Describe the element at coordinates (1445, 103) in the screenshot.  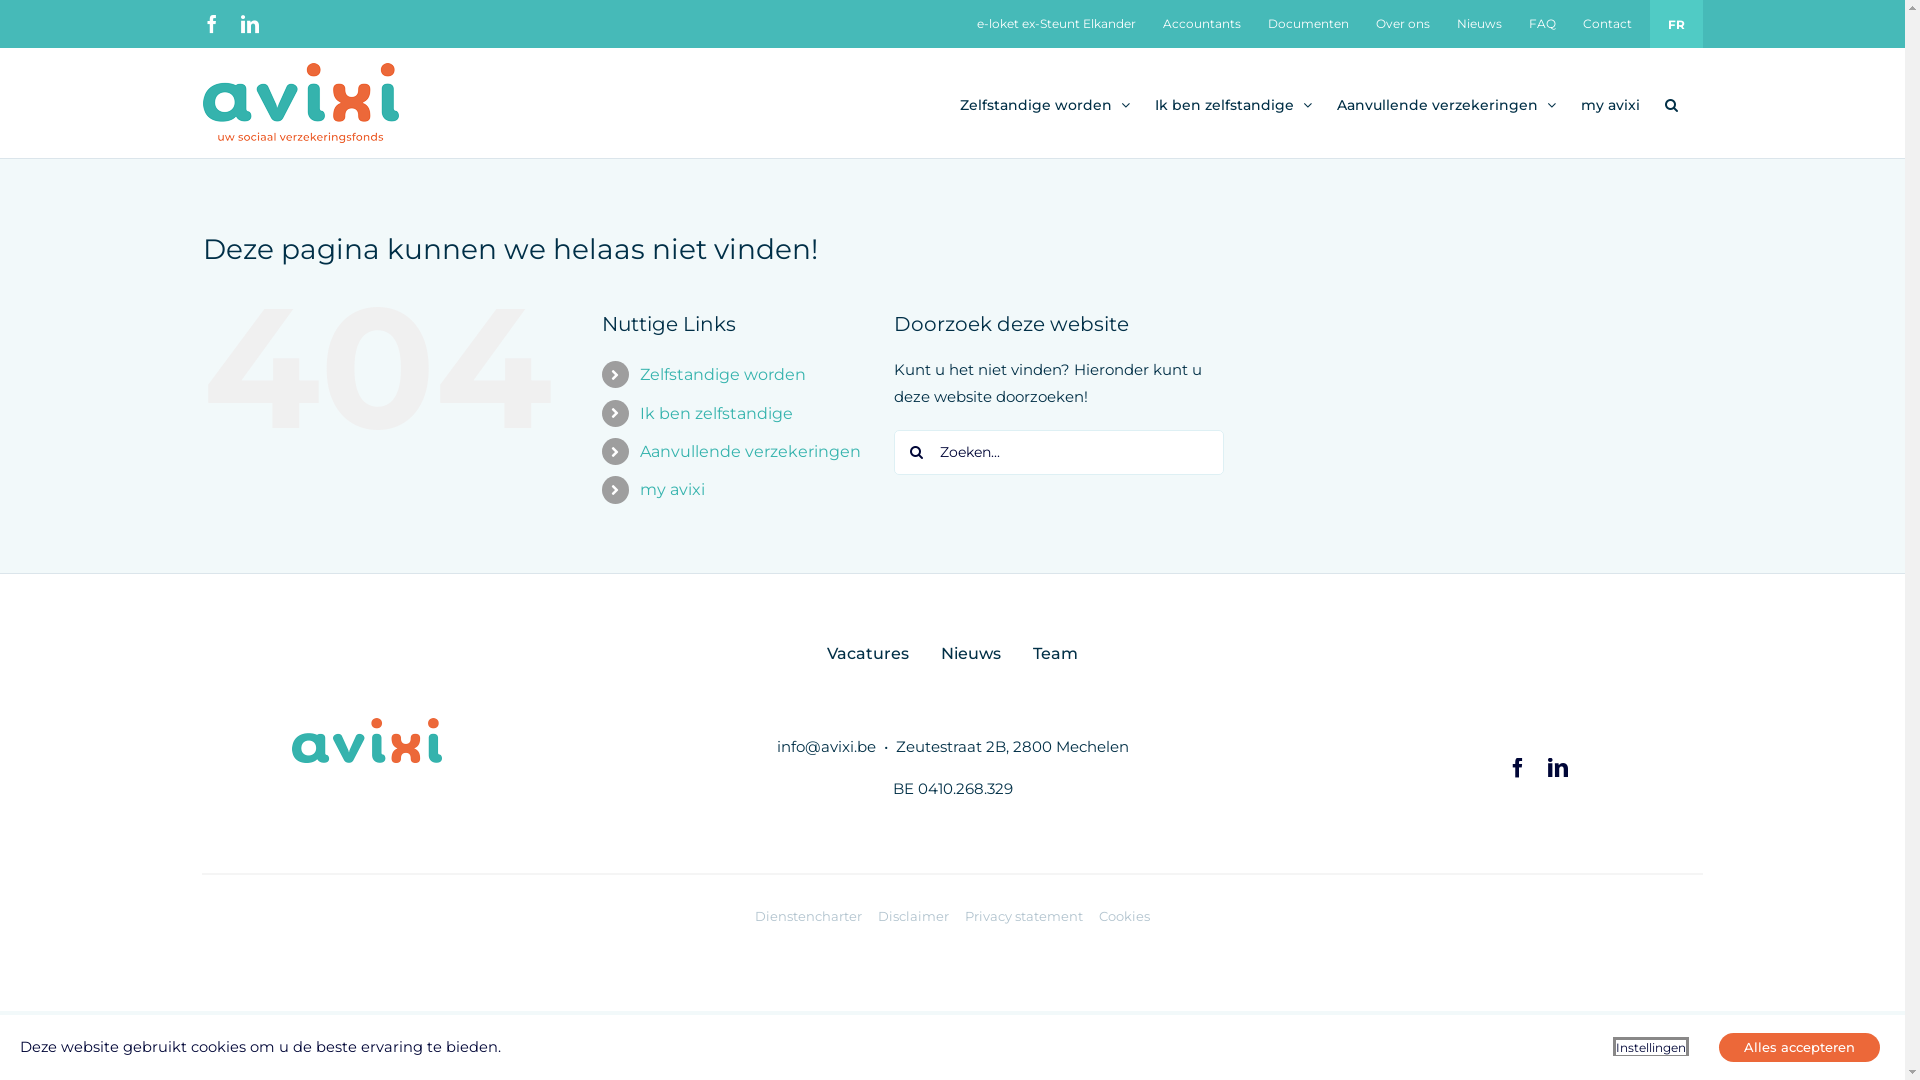
I see `'Aanvullende verzekeringen'` at that location.